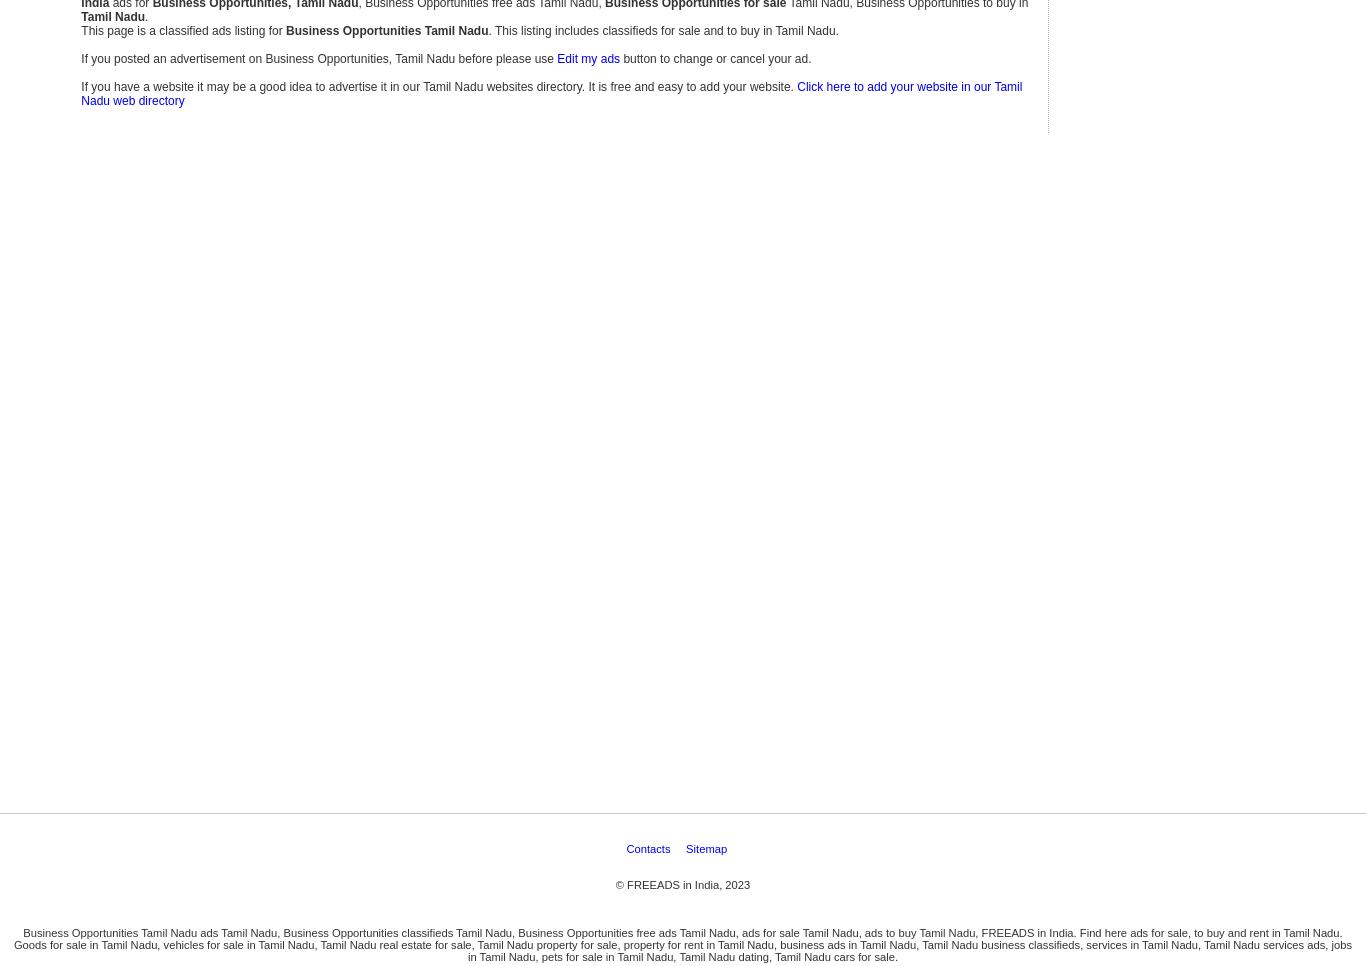 This screenshot has width=1366, height=966. I want to click on 'Contacts', so click(648, 249).